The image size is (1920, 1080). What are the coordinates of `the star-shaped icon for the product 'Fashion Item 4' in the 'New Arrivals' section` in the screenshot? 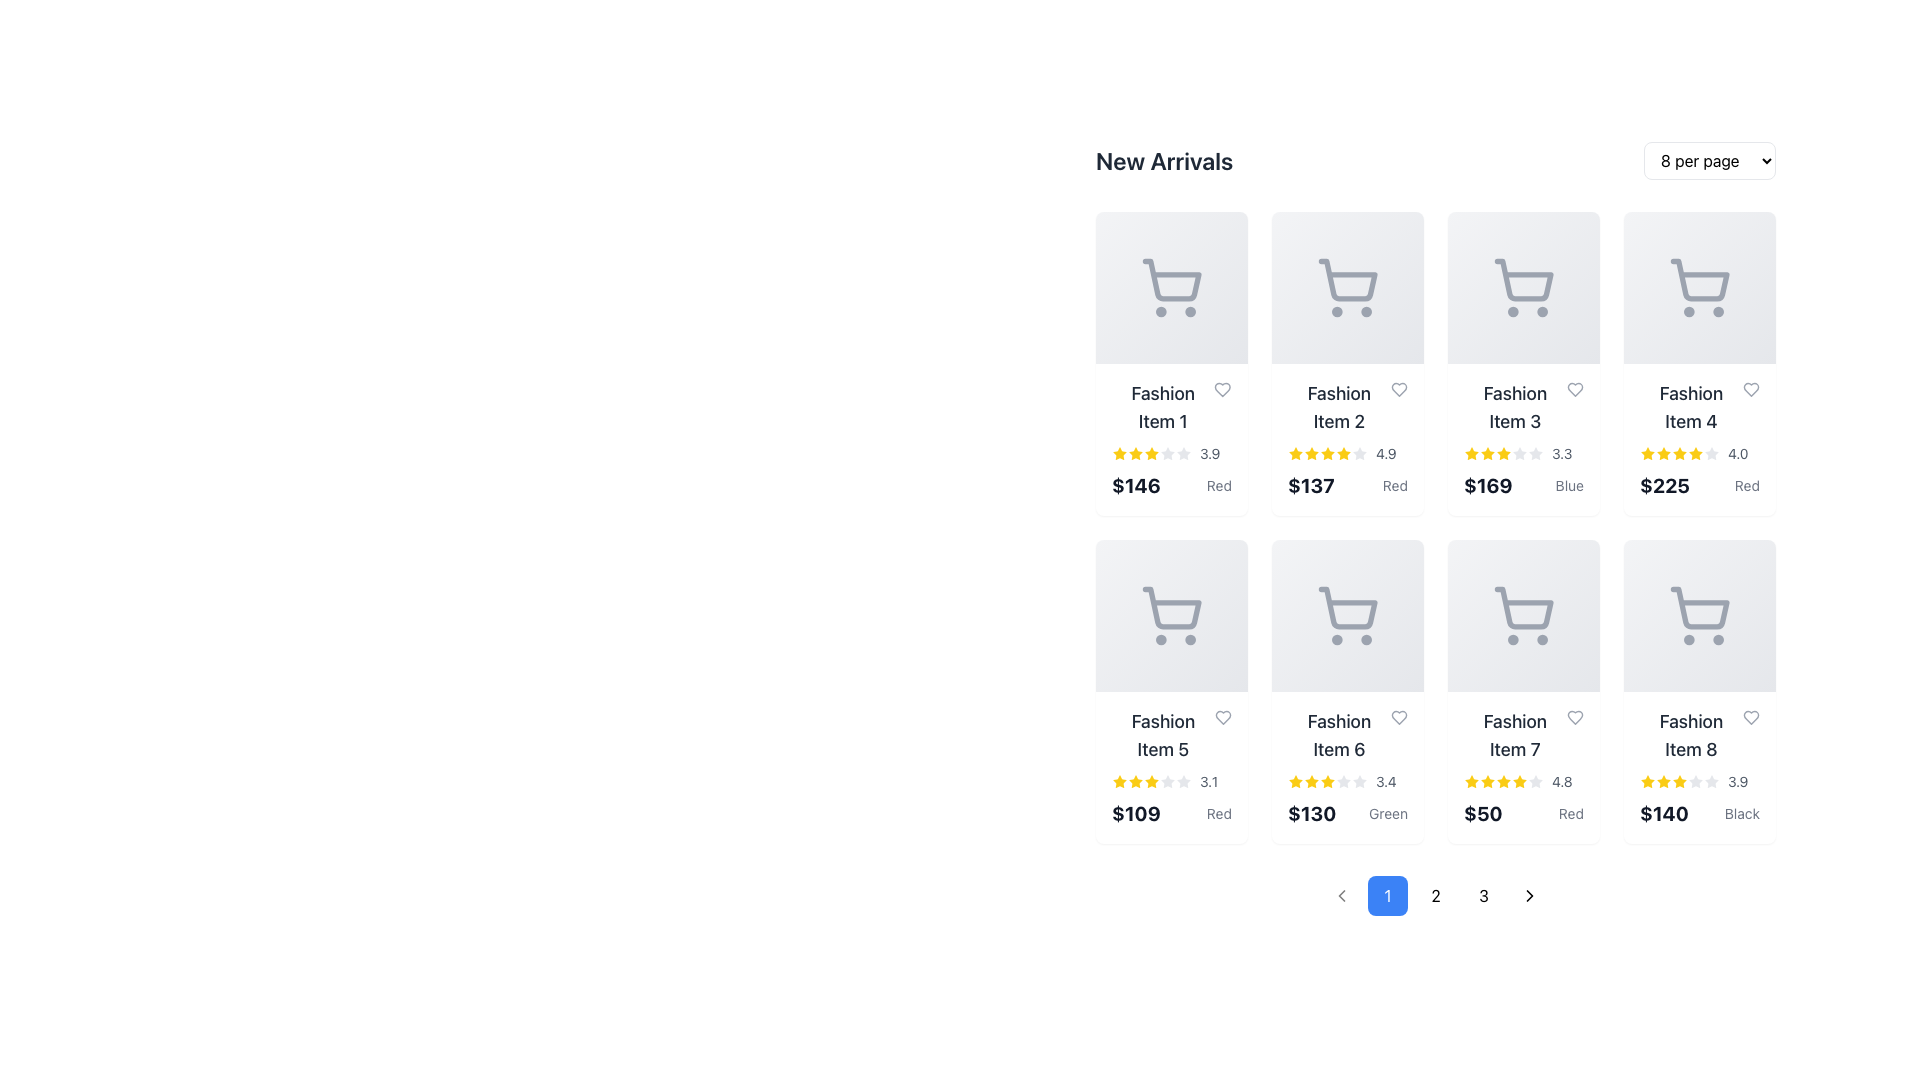 It's located at (1711, 453).